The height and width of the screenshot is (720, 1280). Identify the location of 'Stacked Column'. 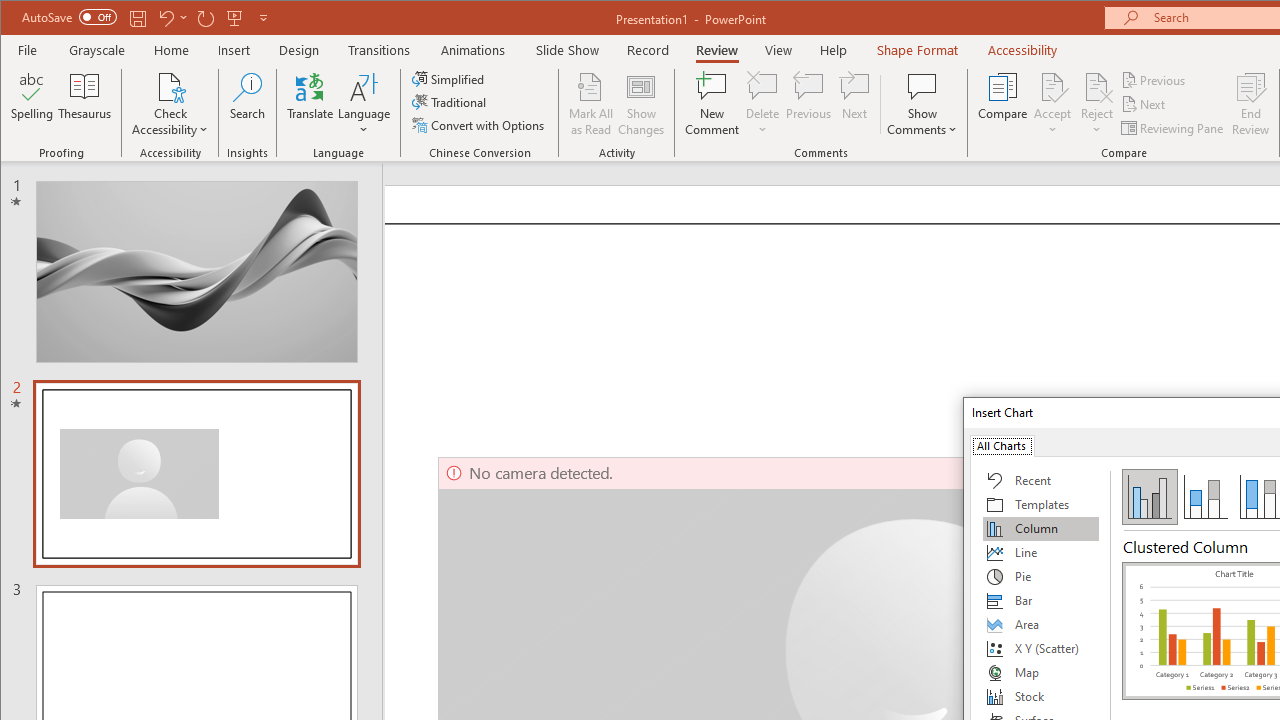
(1204, 495).